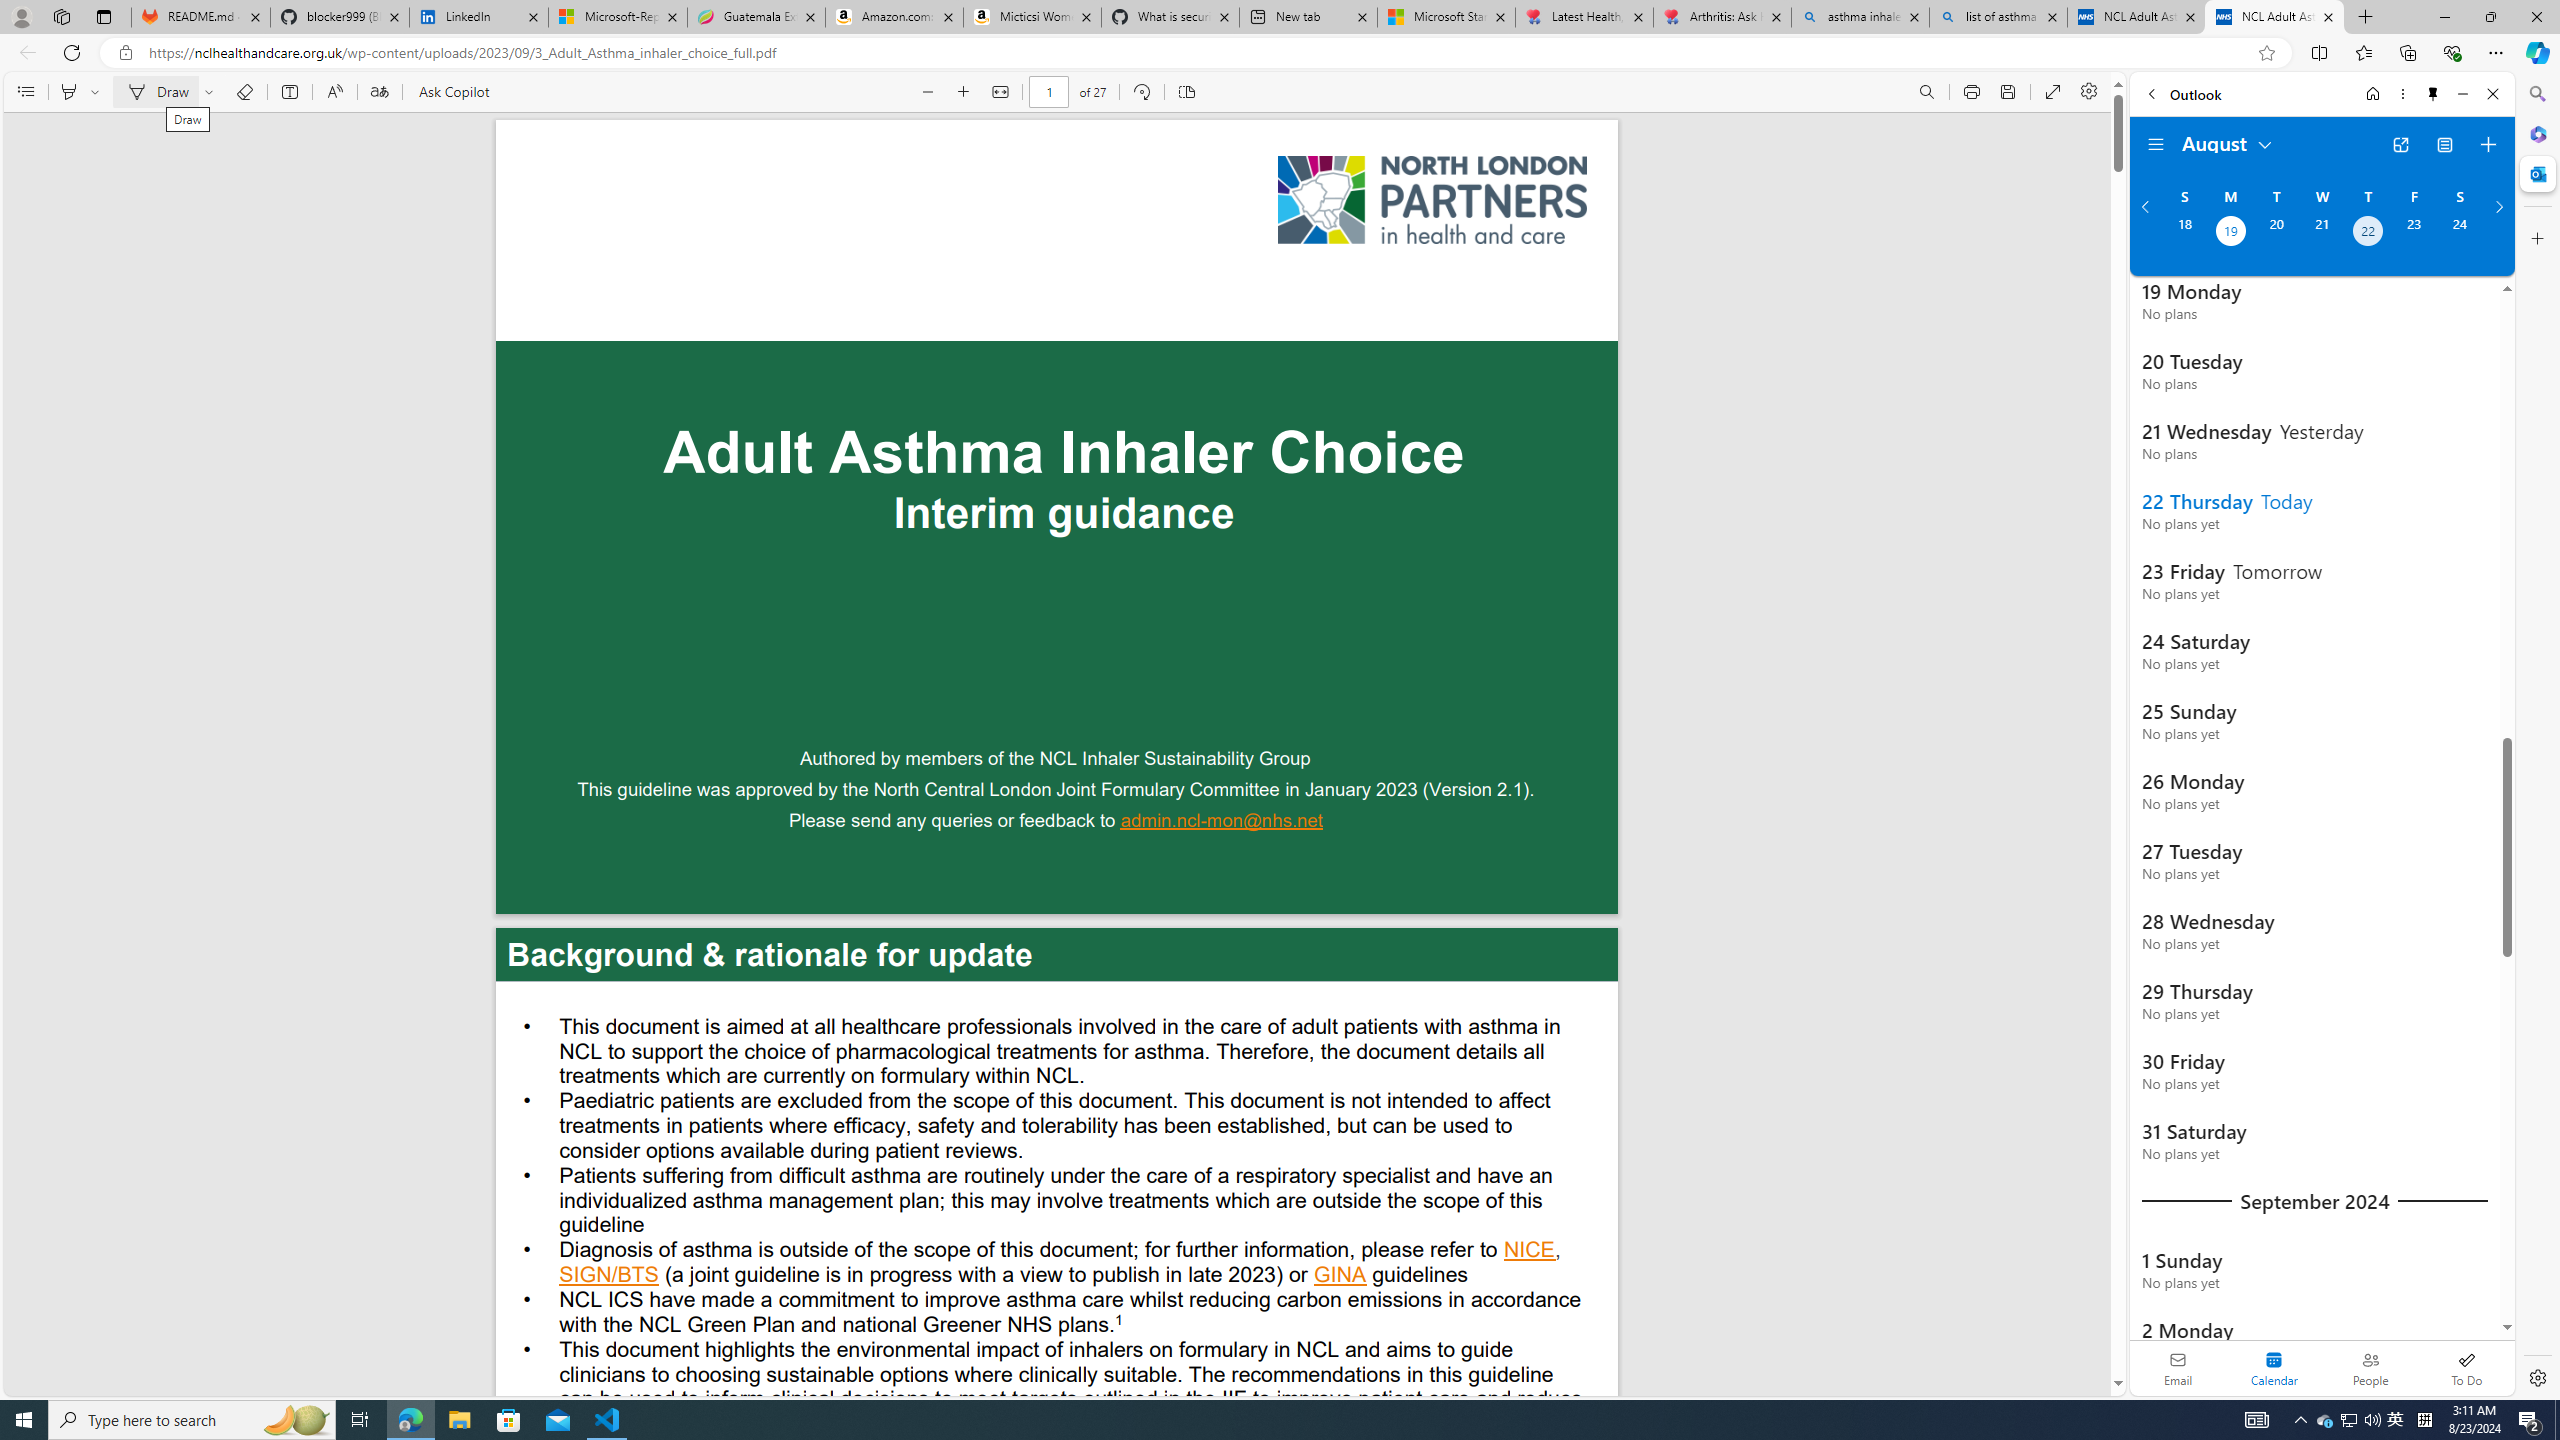 The height and width of the screenshot is (1440, 2560). What do you see at coordinates (69, 91) in the screenshot?
I see `'Highlight'` at bounding box center [69, 91].